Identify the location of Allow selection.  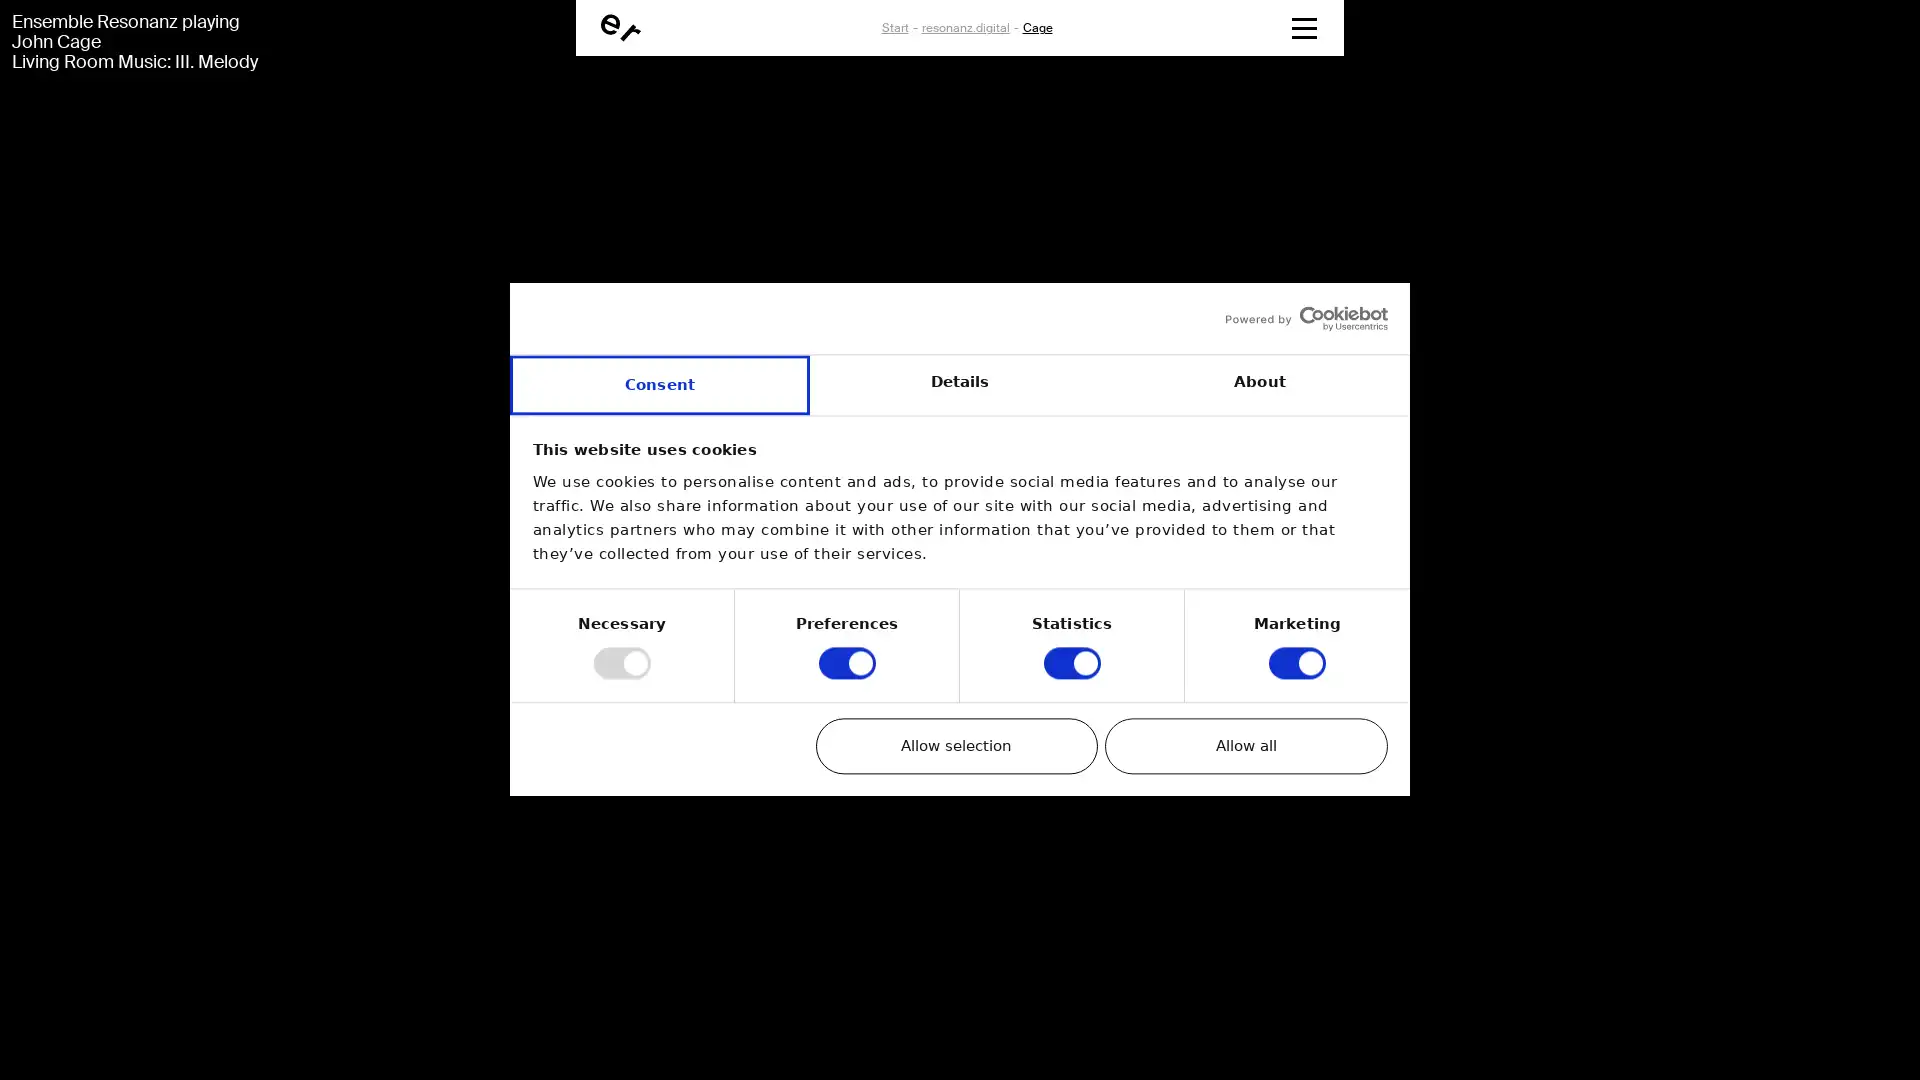
(954, 745).